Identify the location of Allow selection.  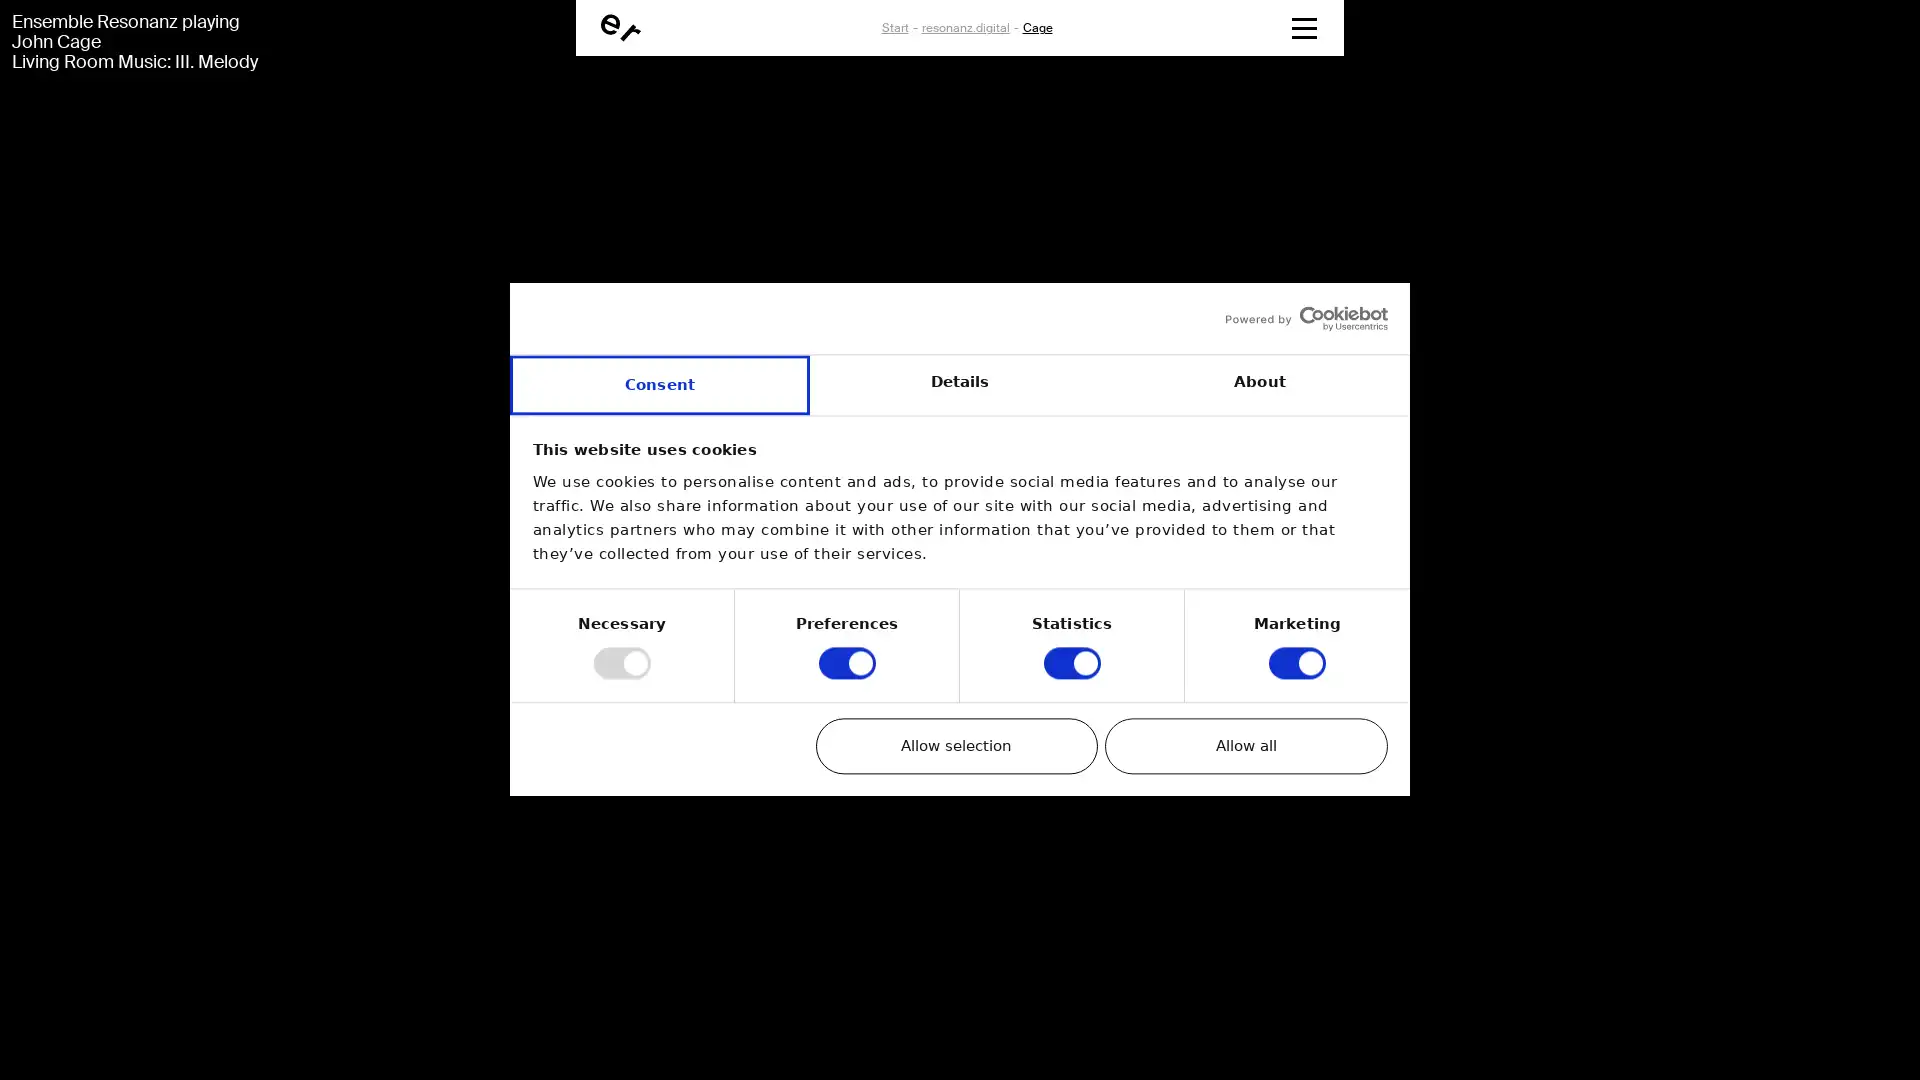
(954, 745).